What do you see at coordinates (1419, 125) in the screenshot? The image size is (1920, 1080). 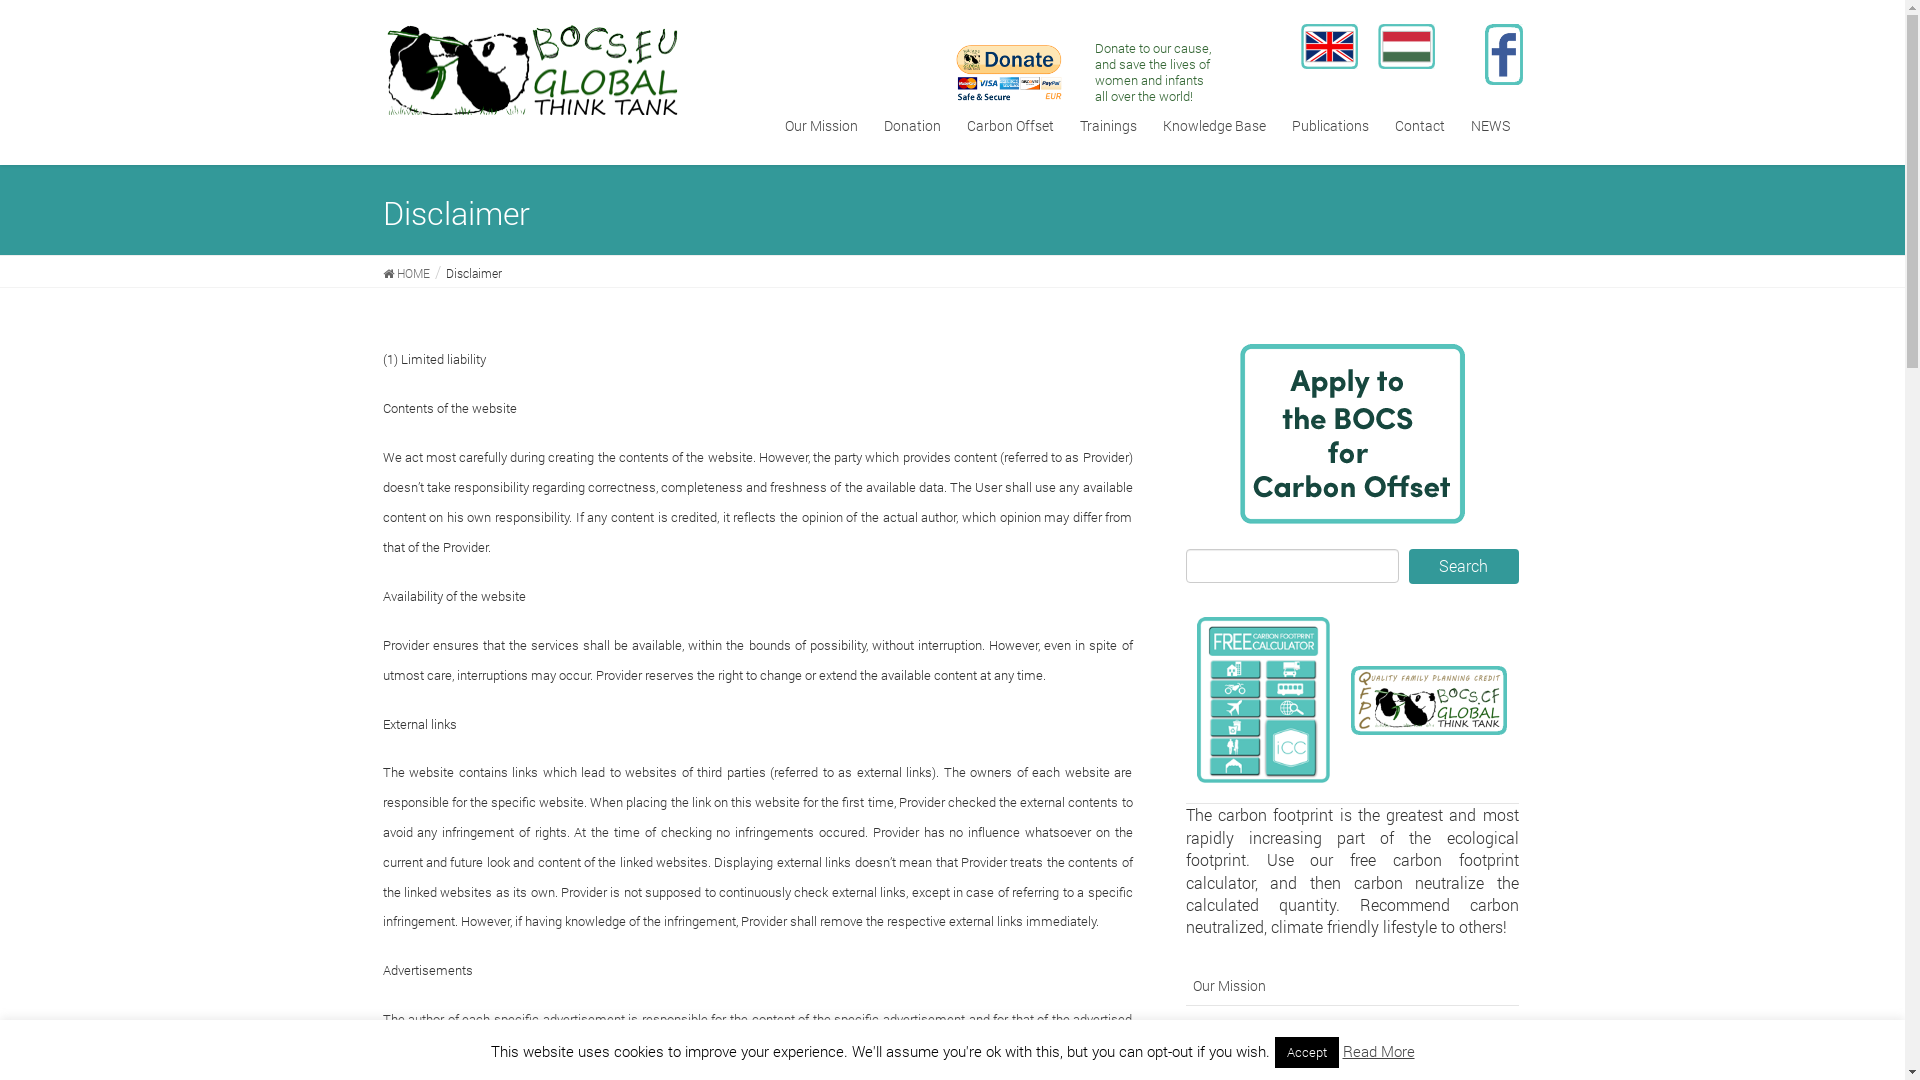 I see `'Contact'` at bounding box center [1419, 125].